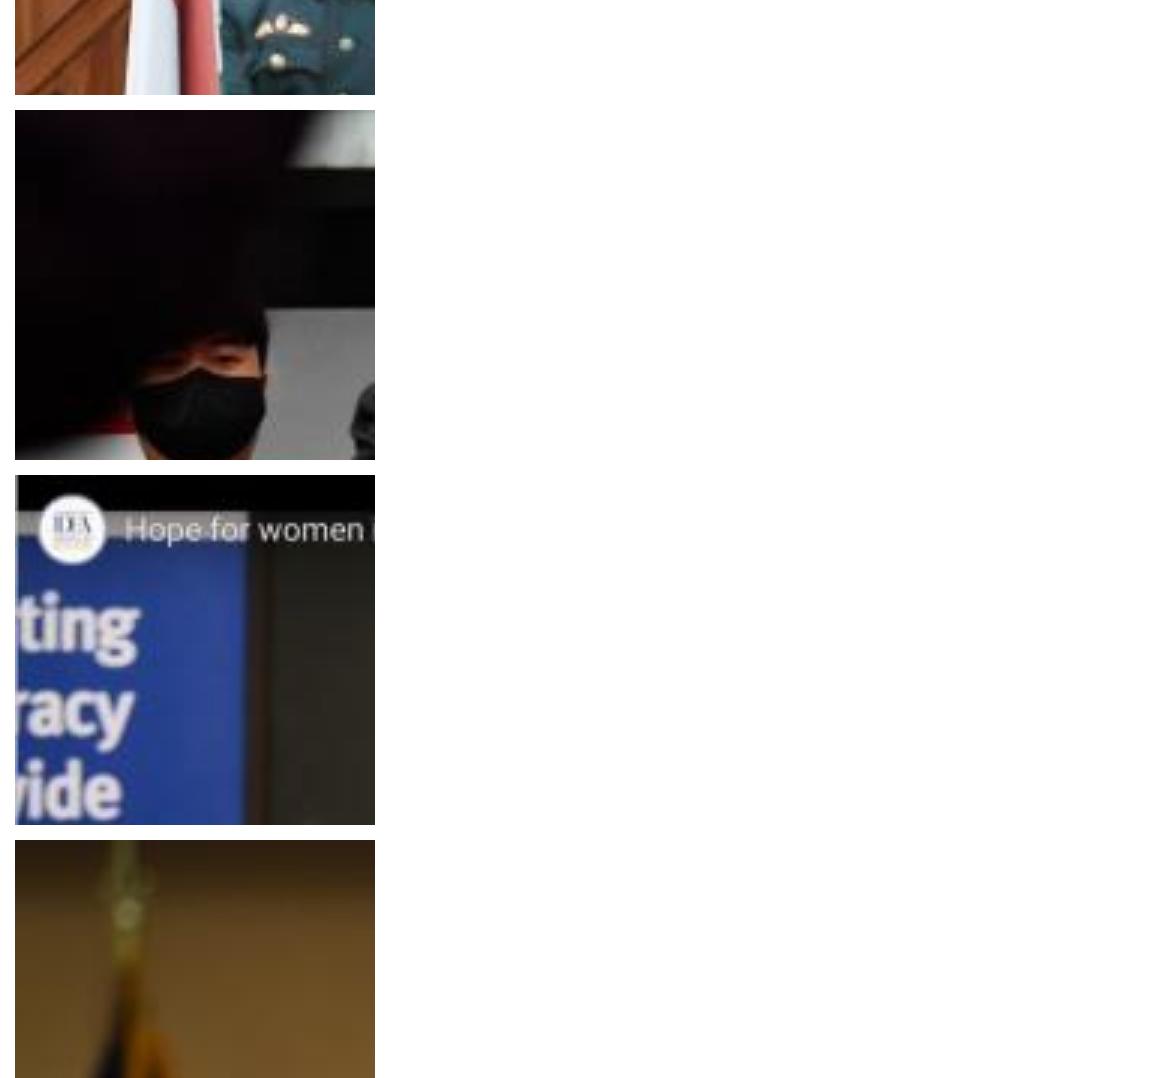 The image size is (1170, 1078). What do you see at coordinates (78, 498) in the screenshot?
I see `'Business Upturn'` at bounding box center [78, 498].